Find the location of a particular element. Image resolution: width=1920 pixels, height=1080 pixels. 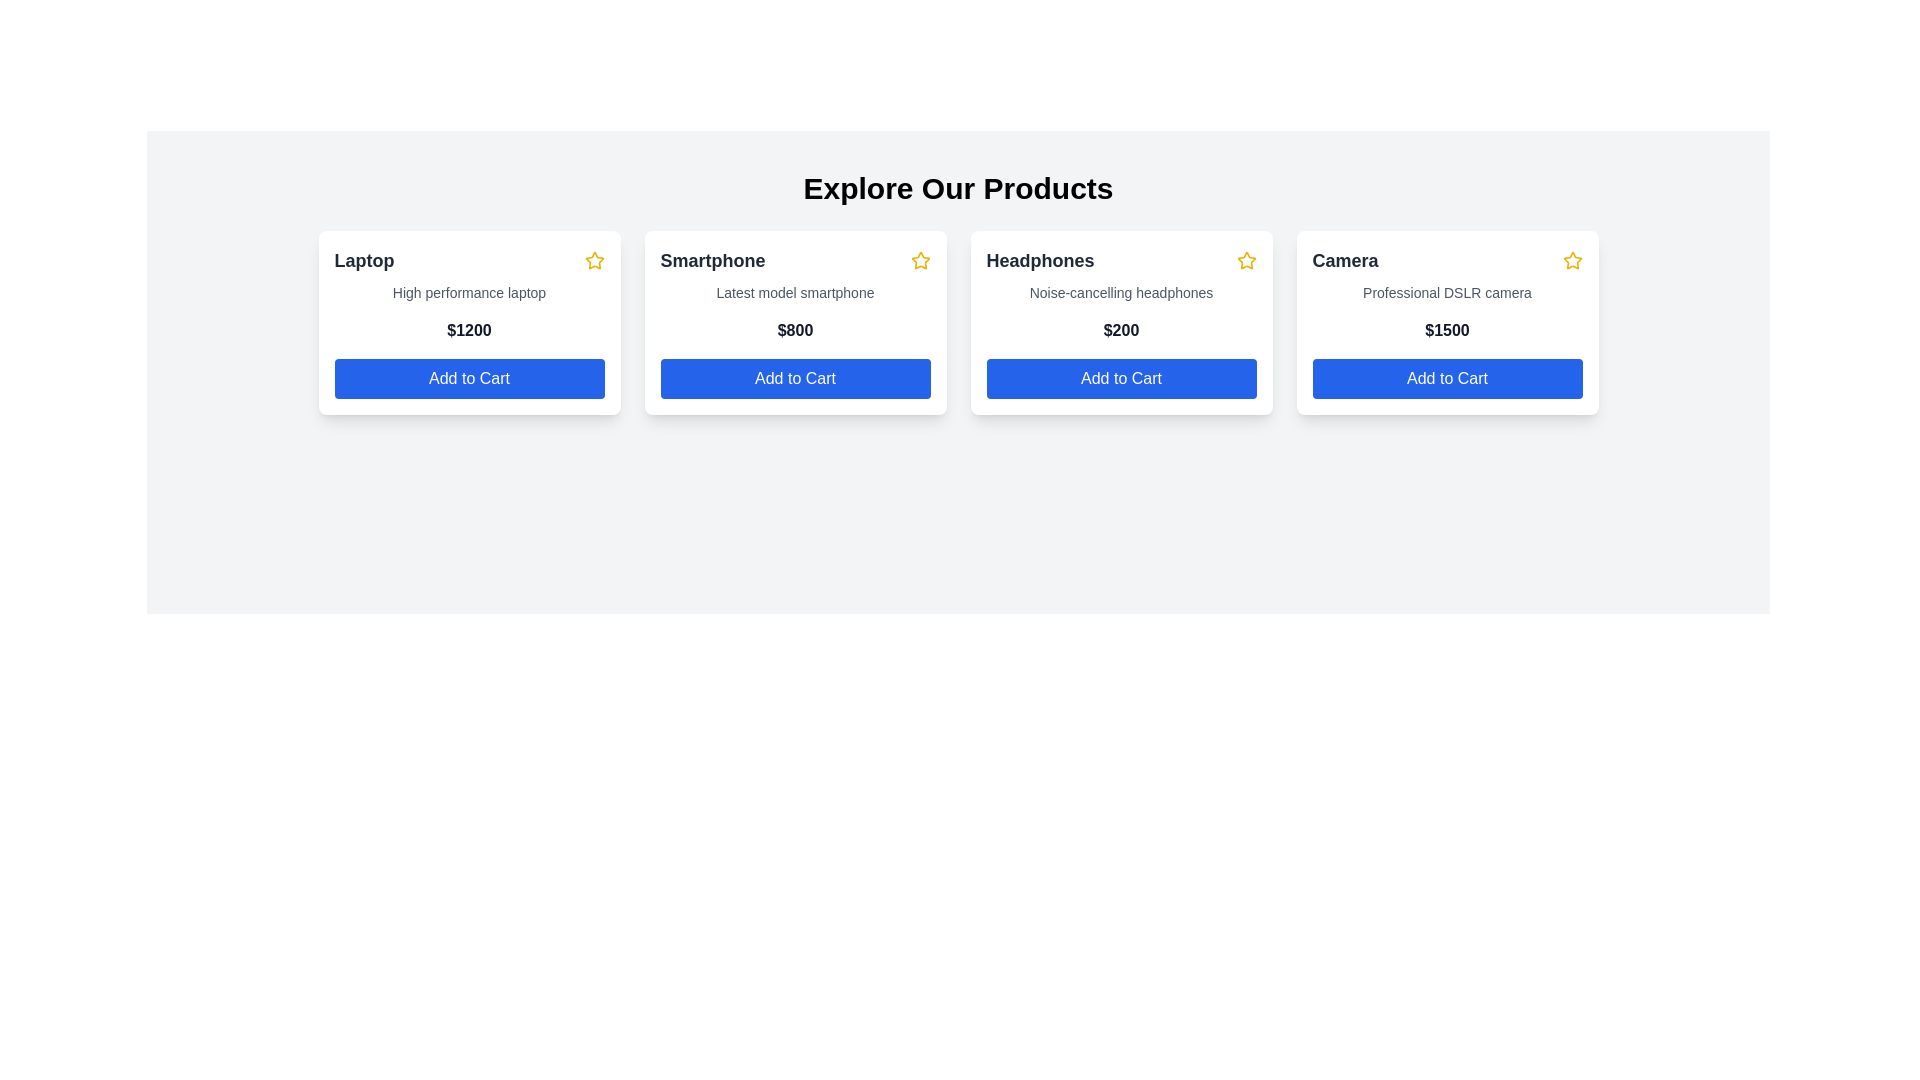

the star icon in the top-right corner of the 'Headphones' product card is located at coordinates (1245, 260).